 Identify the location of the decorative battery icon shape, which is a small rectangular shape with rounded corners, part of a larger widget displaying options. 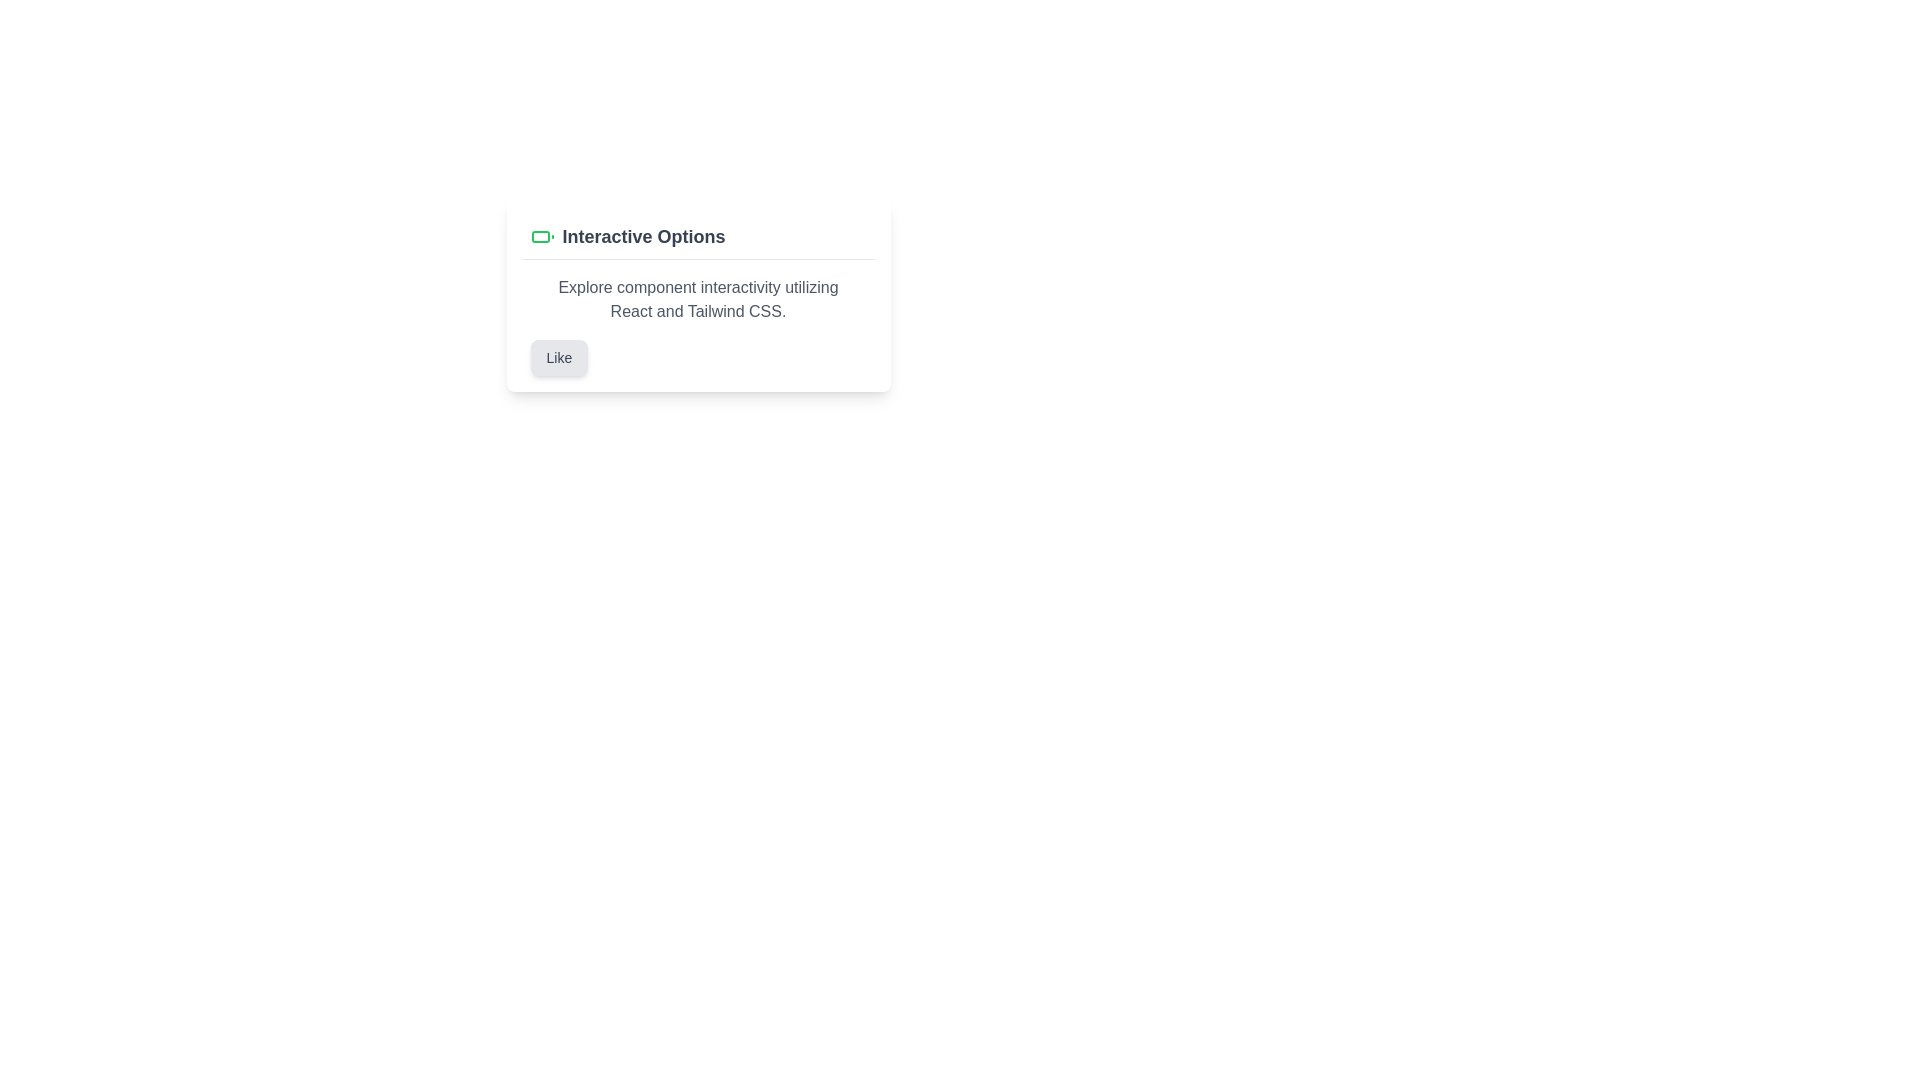
(540, 235).